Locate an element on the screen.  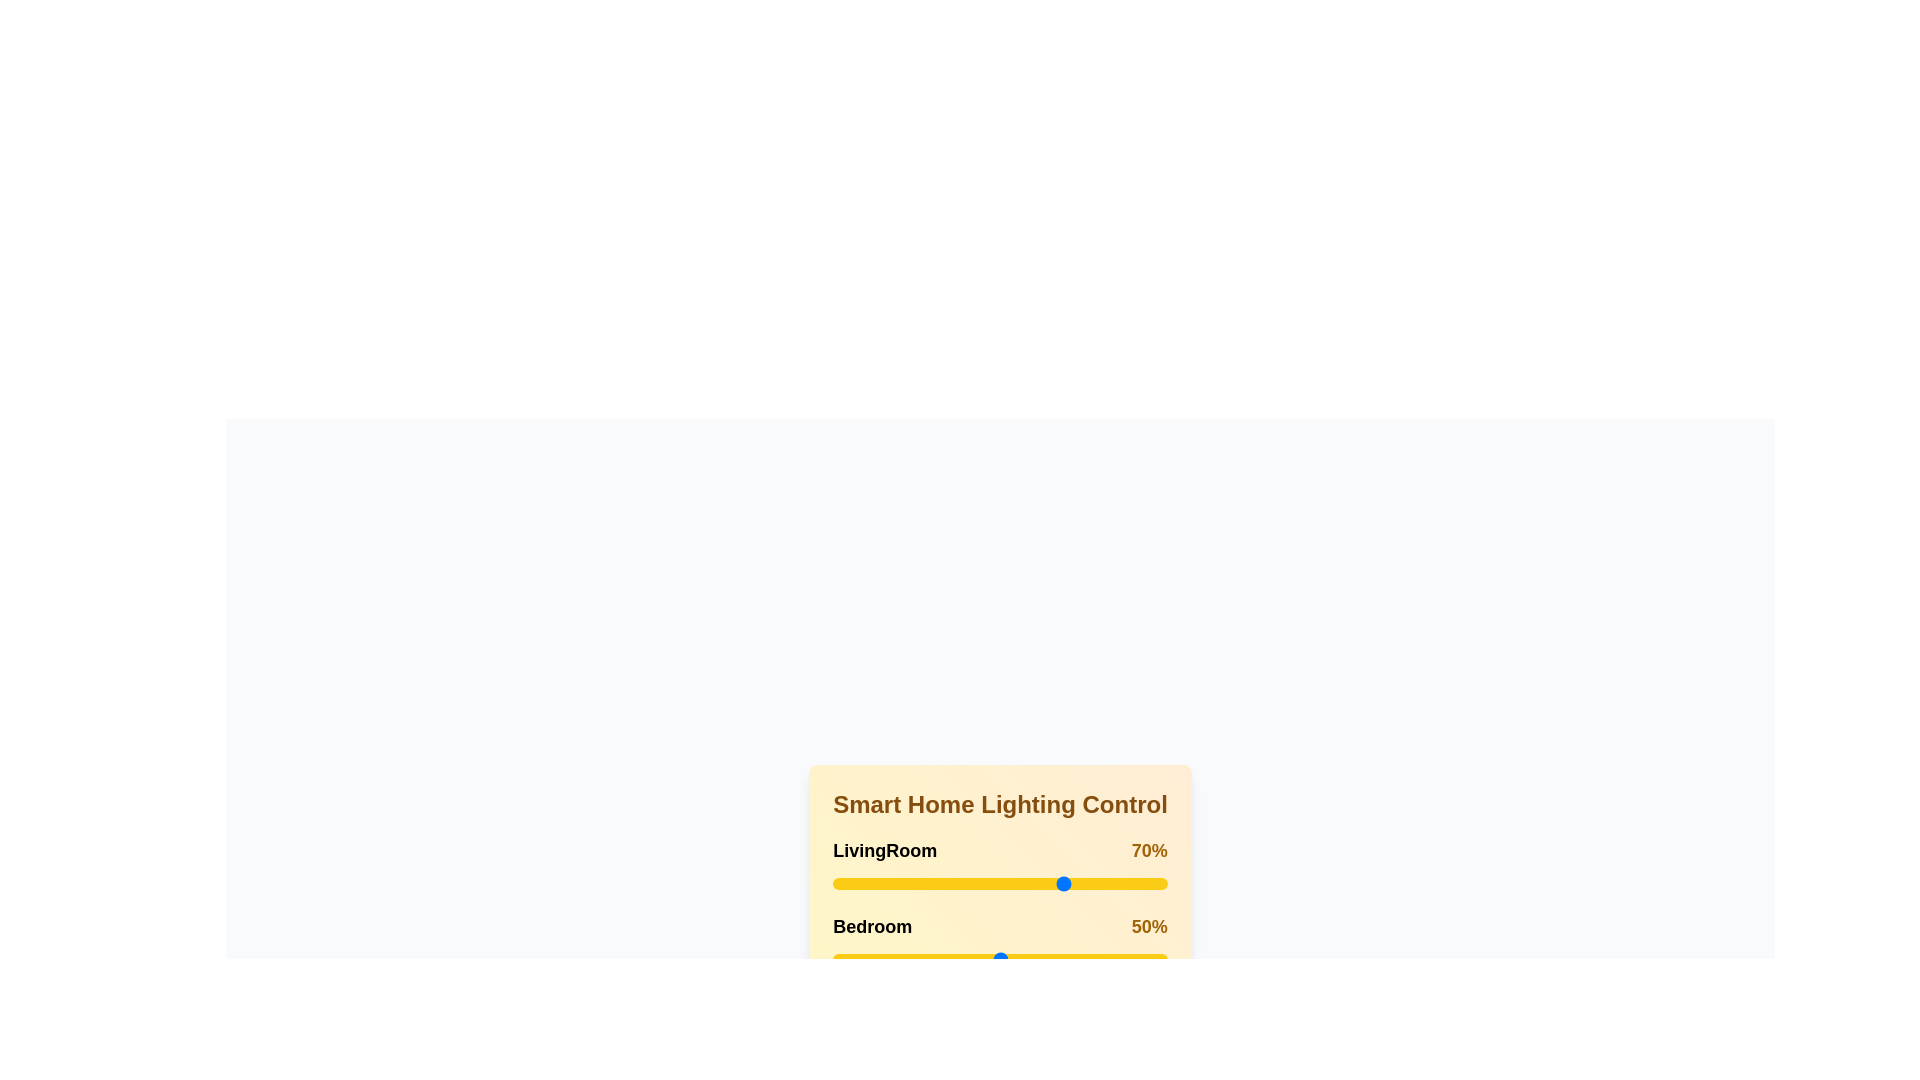
the lighting control value is located at coordinates (1056, 882).